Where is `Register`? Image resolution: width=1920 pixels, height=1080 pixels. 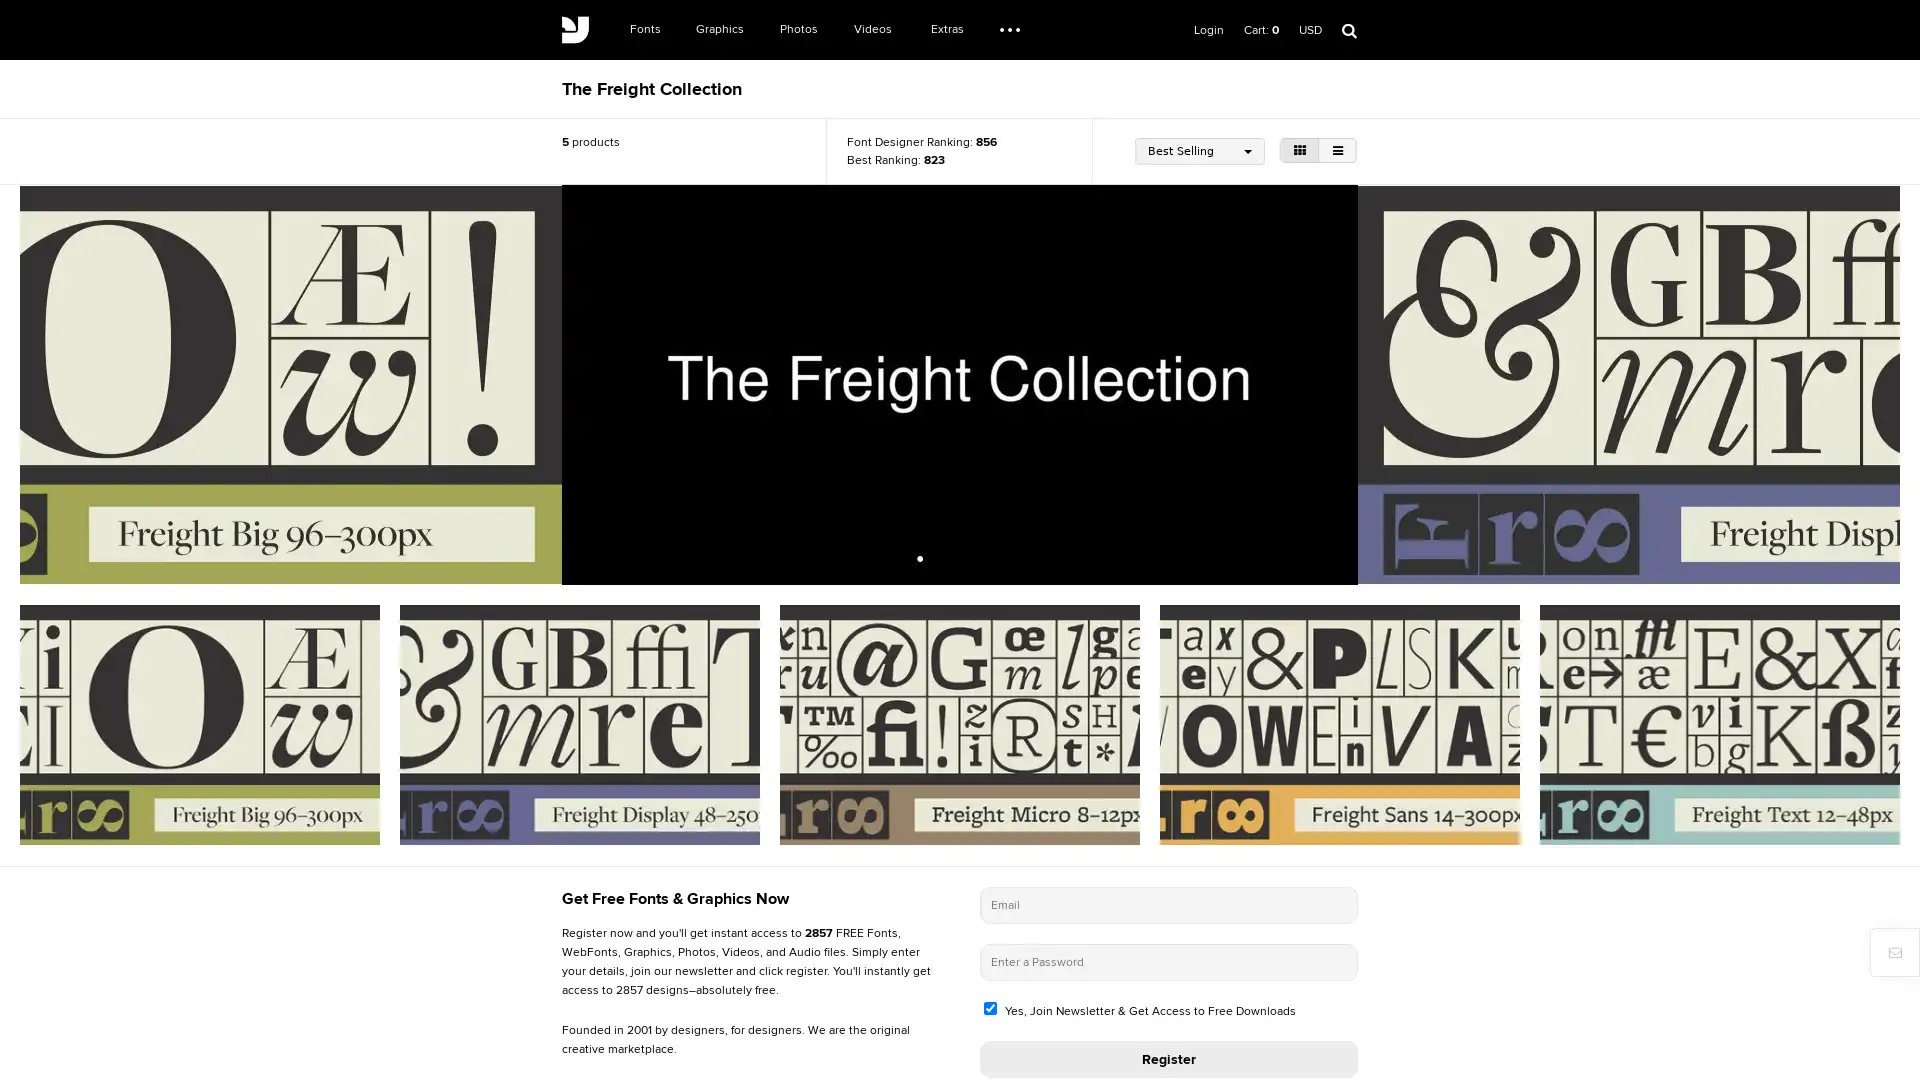
Register is located at coordinates (1169, 1058).